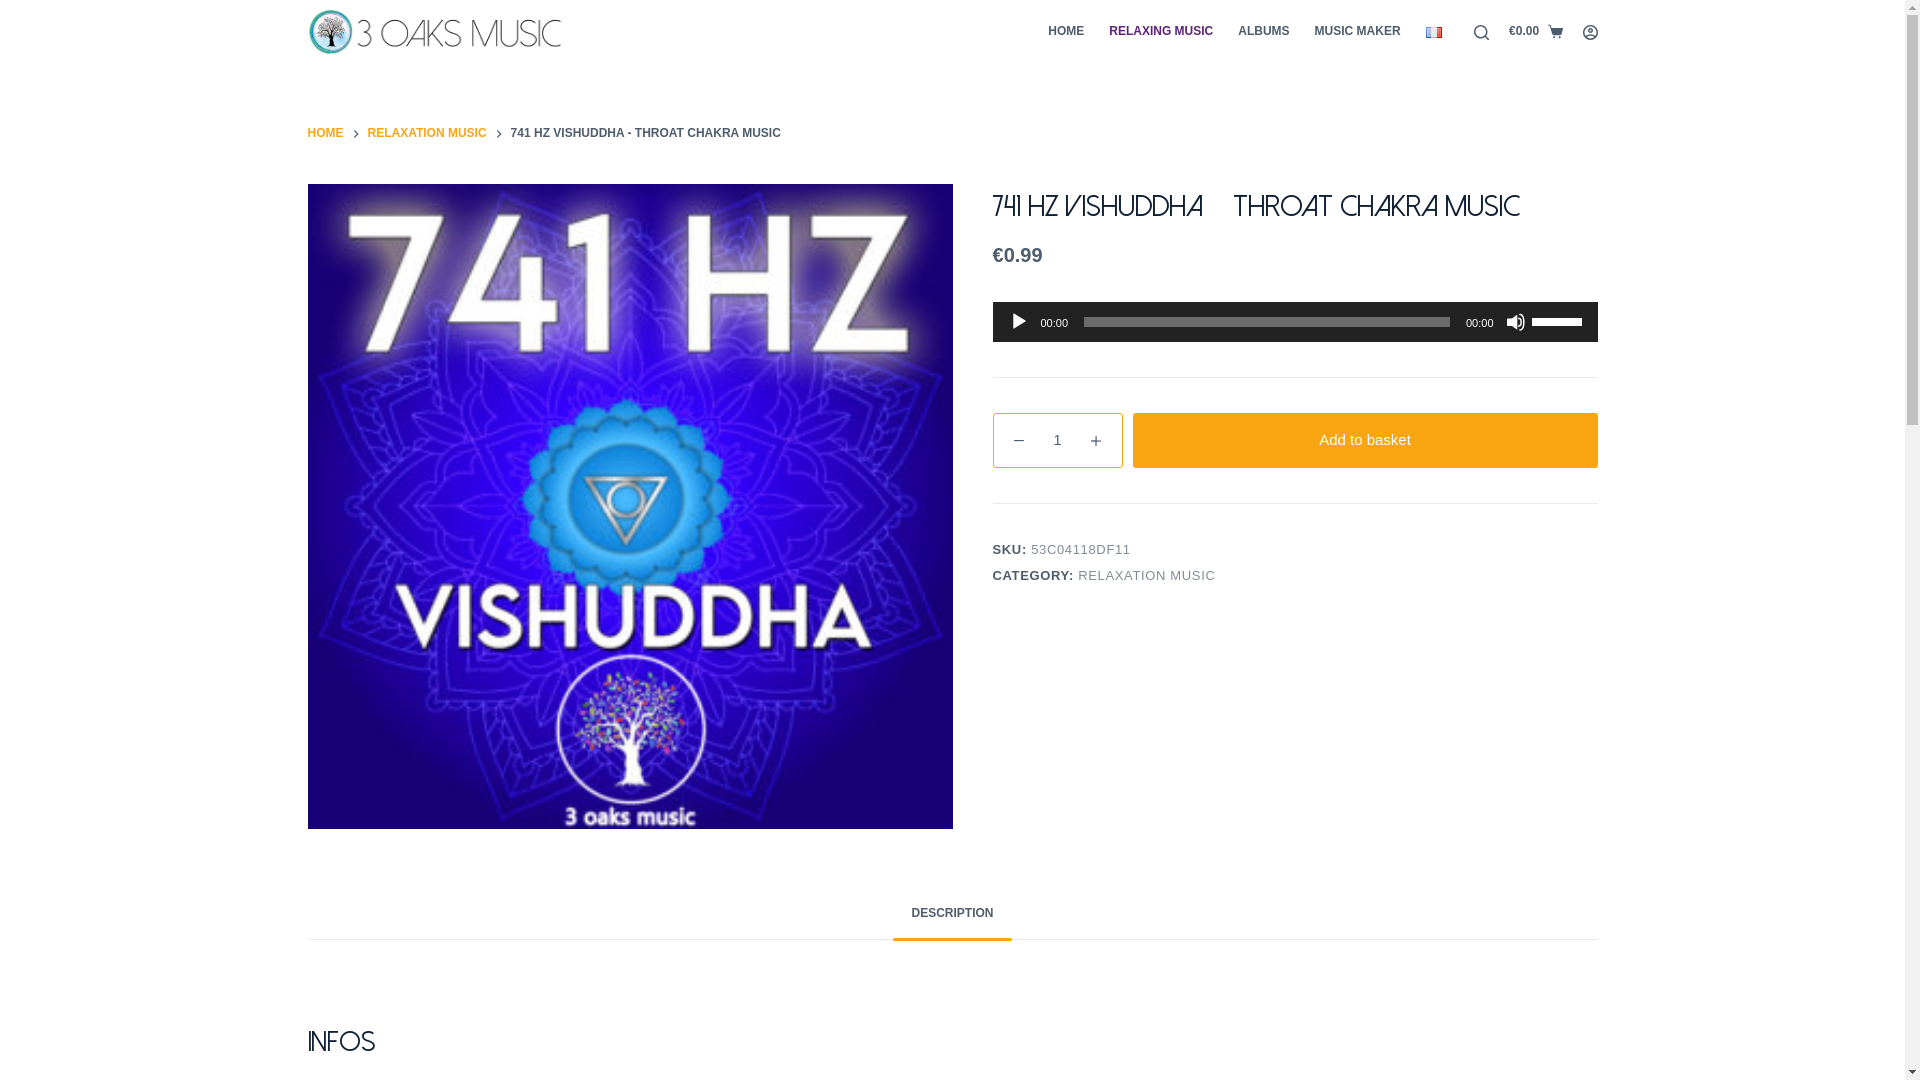 The height and width of the screenshot is (1080, 1920). I want to click on 'DESCRIPTION', so click(950, 914).